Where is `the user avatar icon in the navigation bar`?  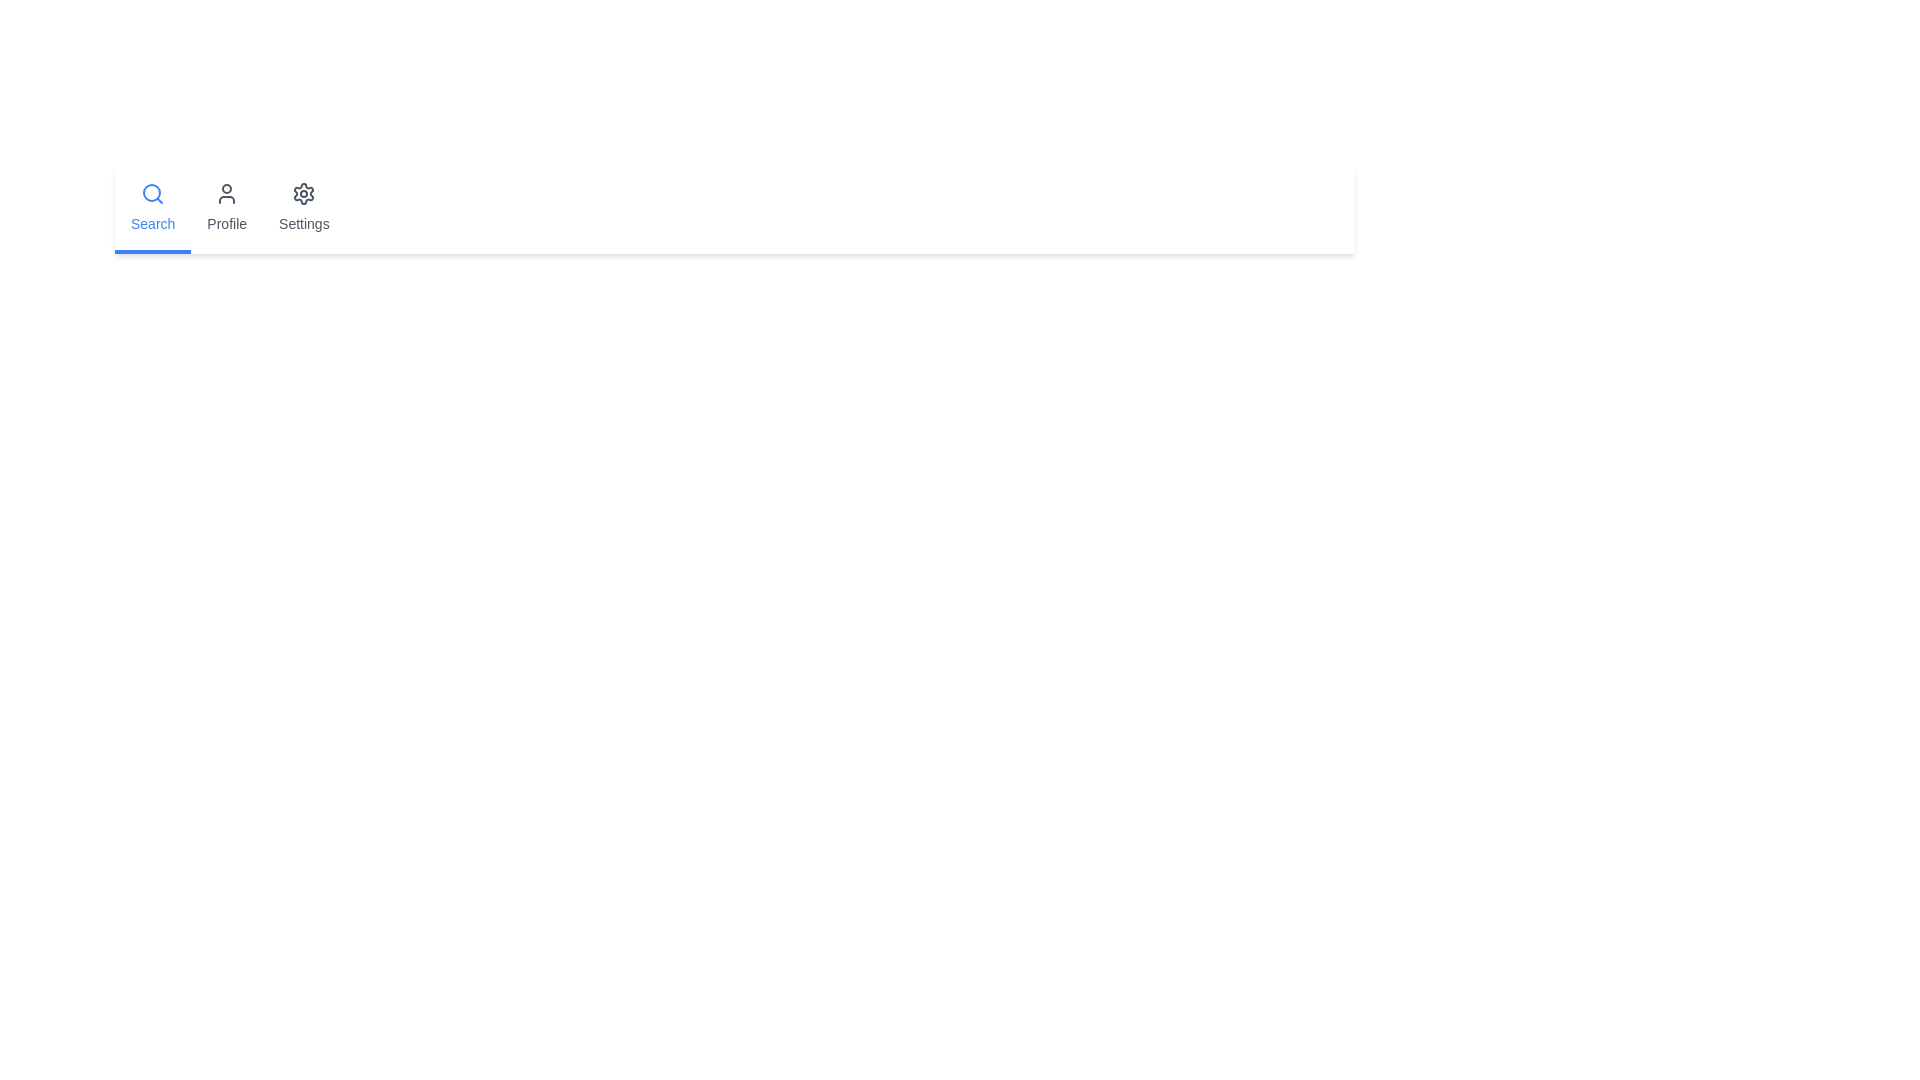 the user avatar icon in the navigation bar is located at coordinates (227, 193).